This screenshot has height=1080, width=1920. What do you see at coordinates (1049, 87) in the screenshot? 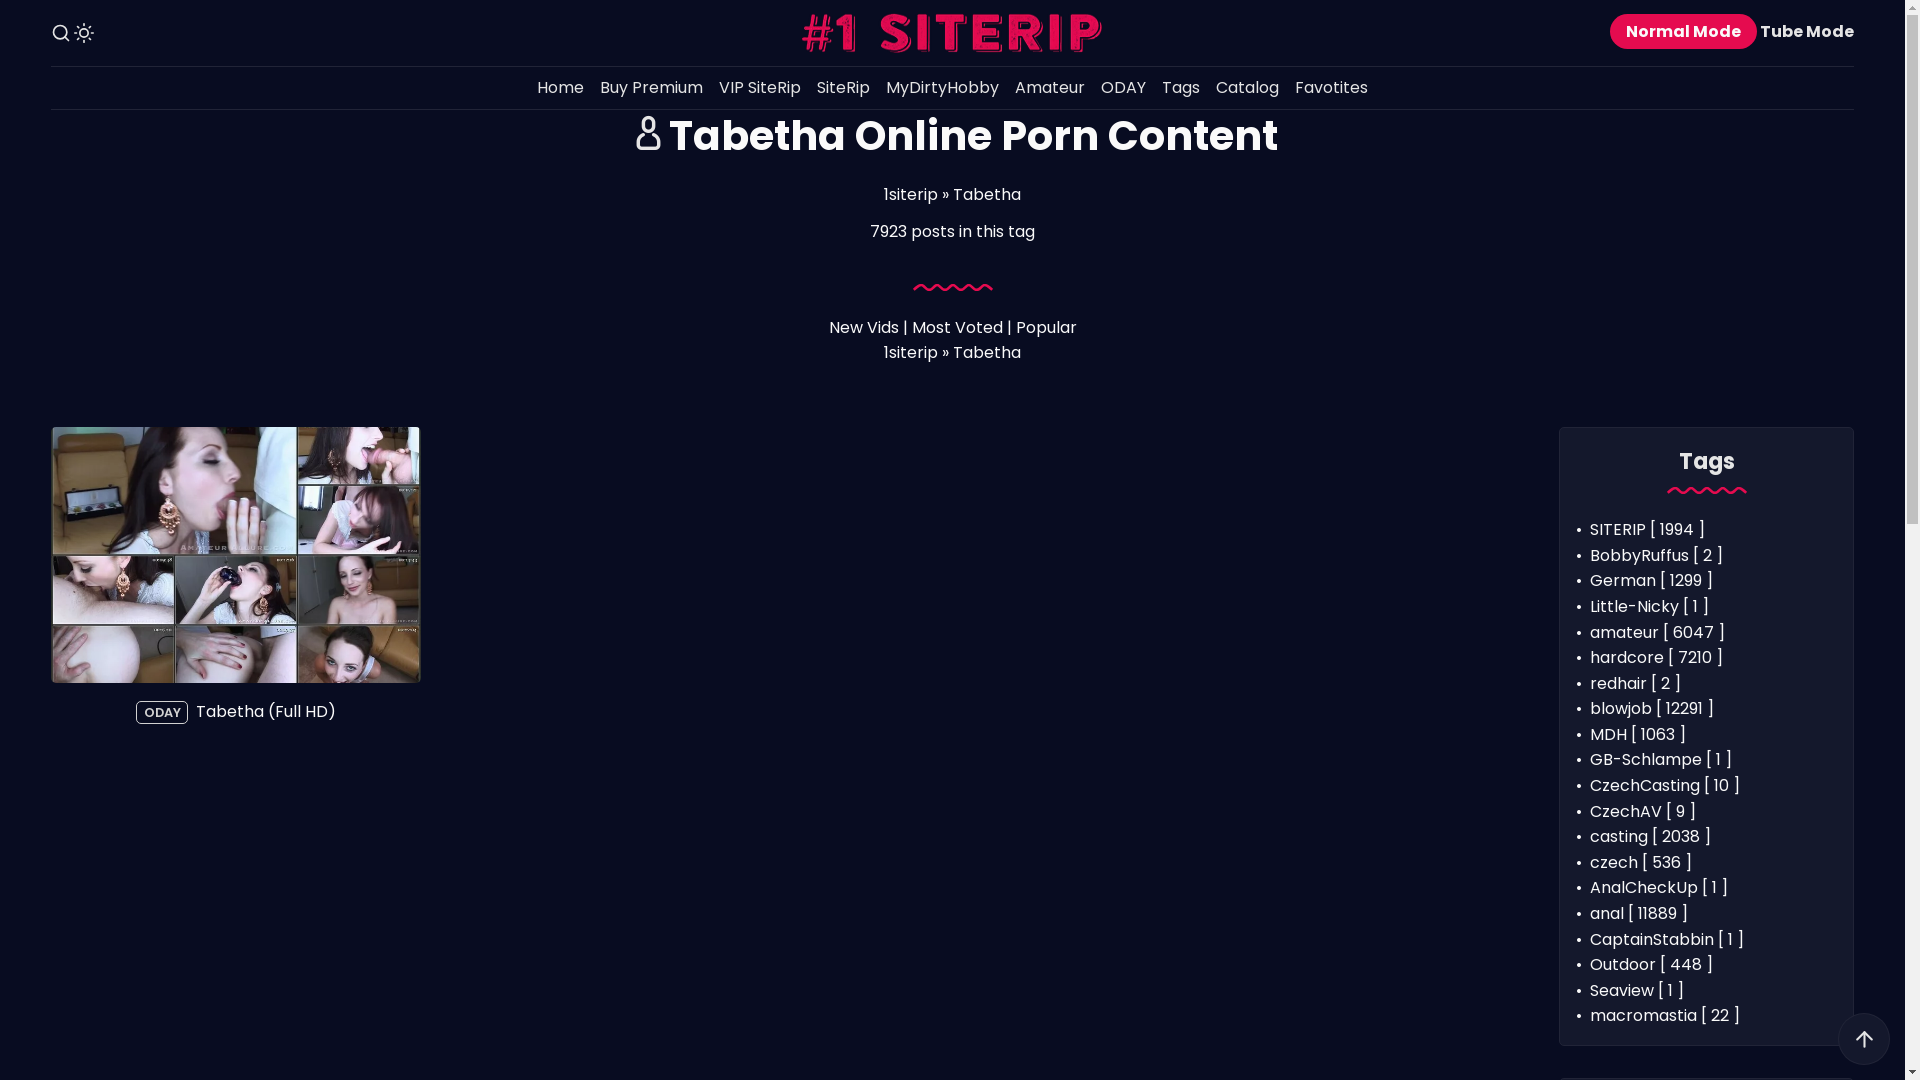
I see `'Amateur'` at bounding box center [1049, 87].